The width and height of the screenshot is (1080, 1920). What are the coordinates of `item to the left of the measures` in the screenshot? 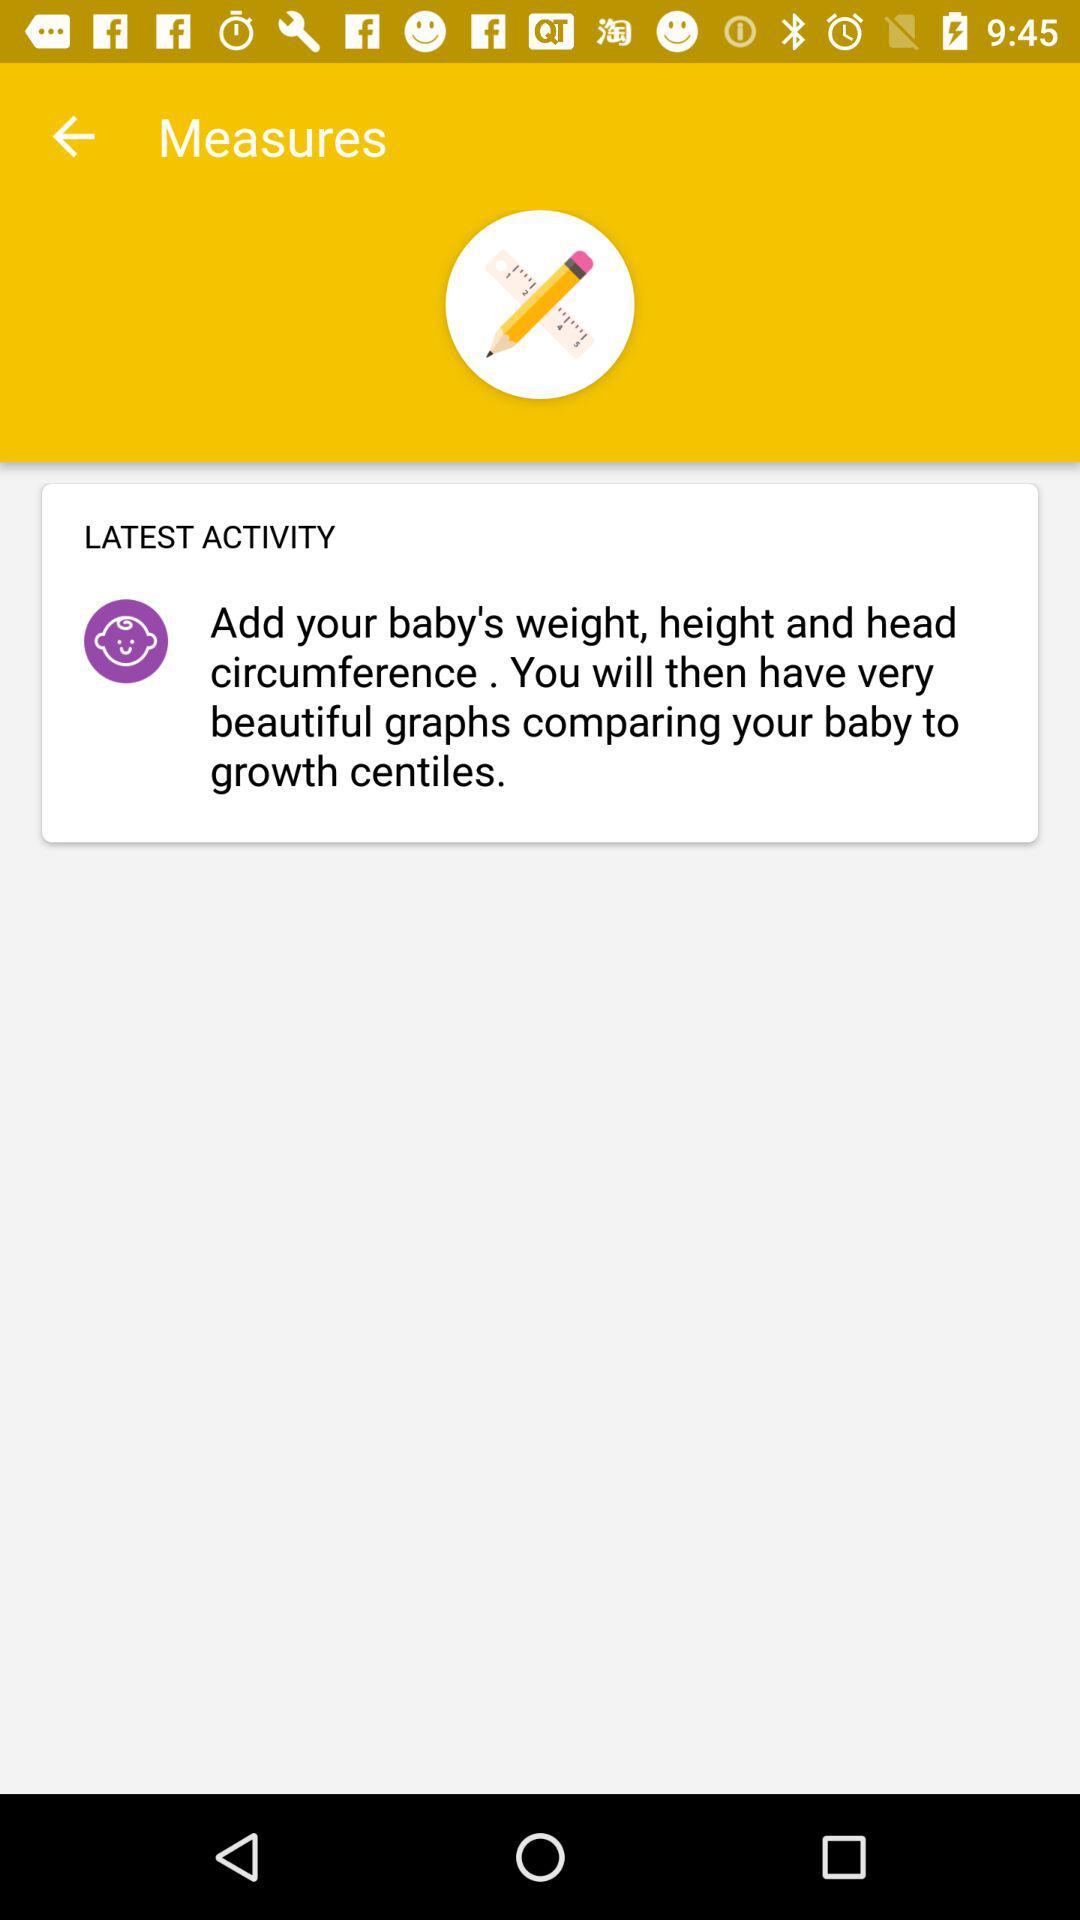 It's located at (72, 135).